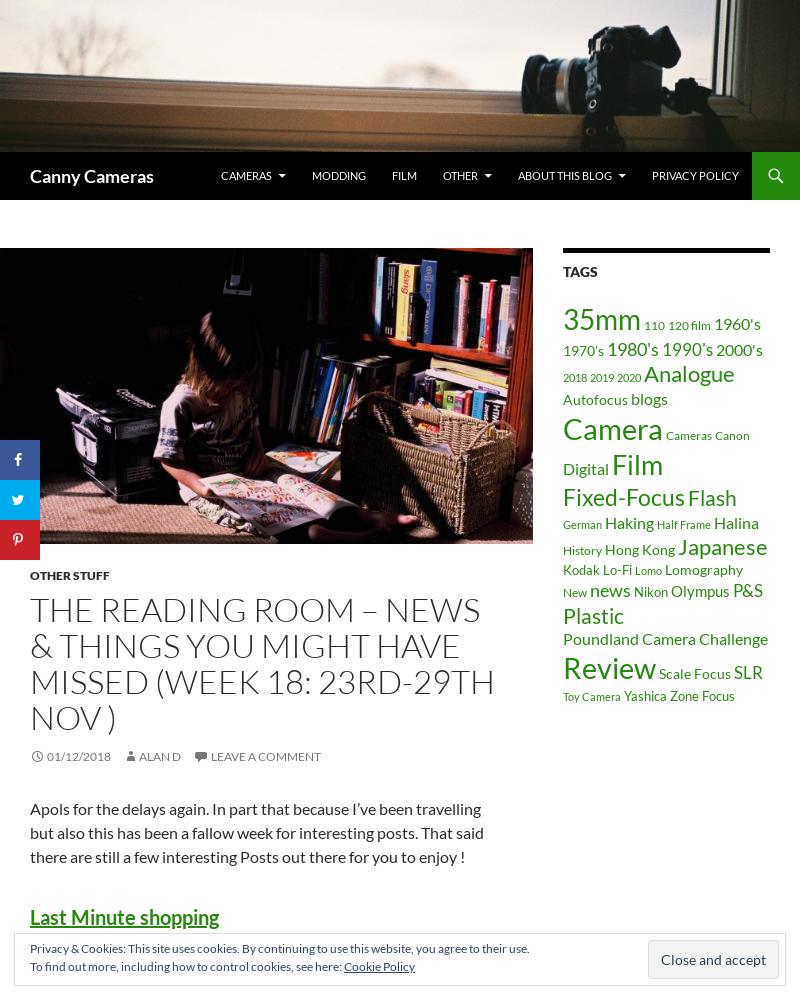  Describe the element at coordinates (649, 591) in the screenshot. I see `'Nikon'` at that location.